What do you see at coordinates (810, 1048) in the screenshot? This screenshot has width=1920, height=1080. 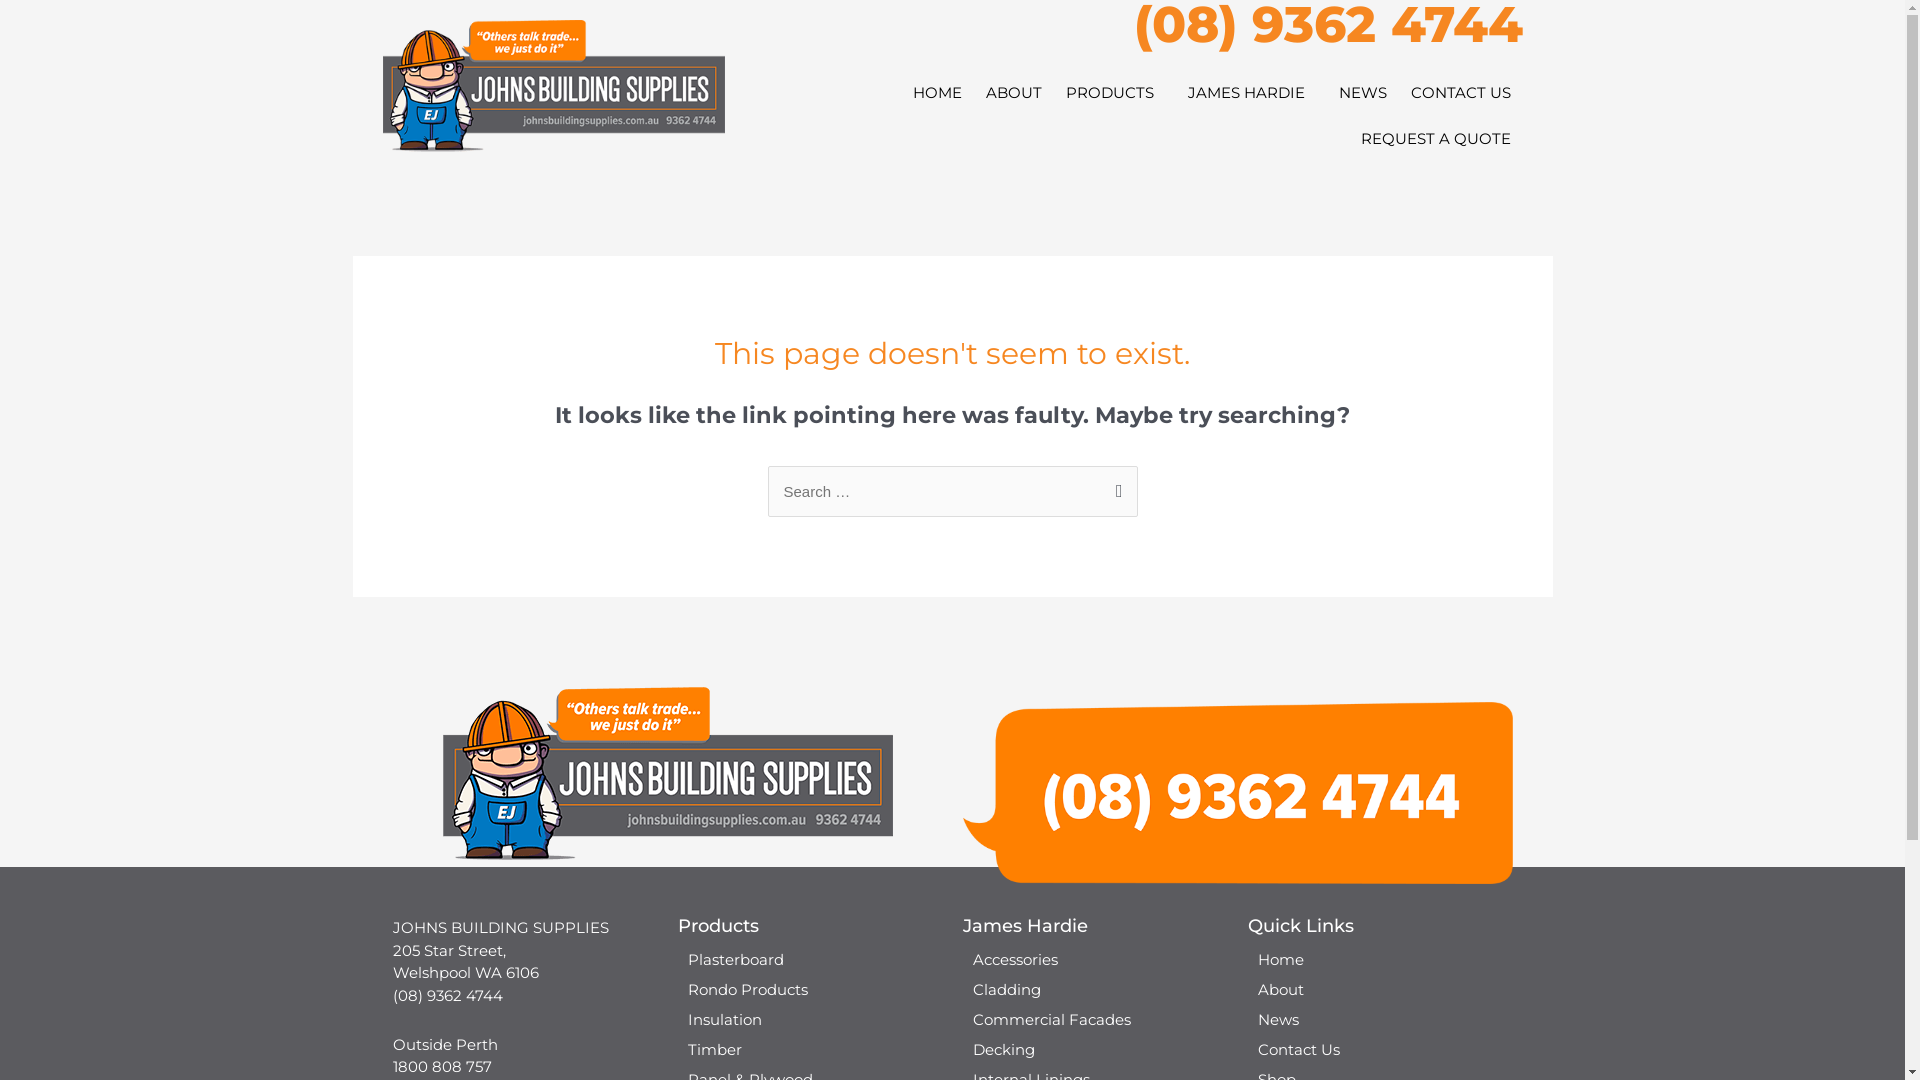 I see `'Timber'` at bounding box center [810, 1048].